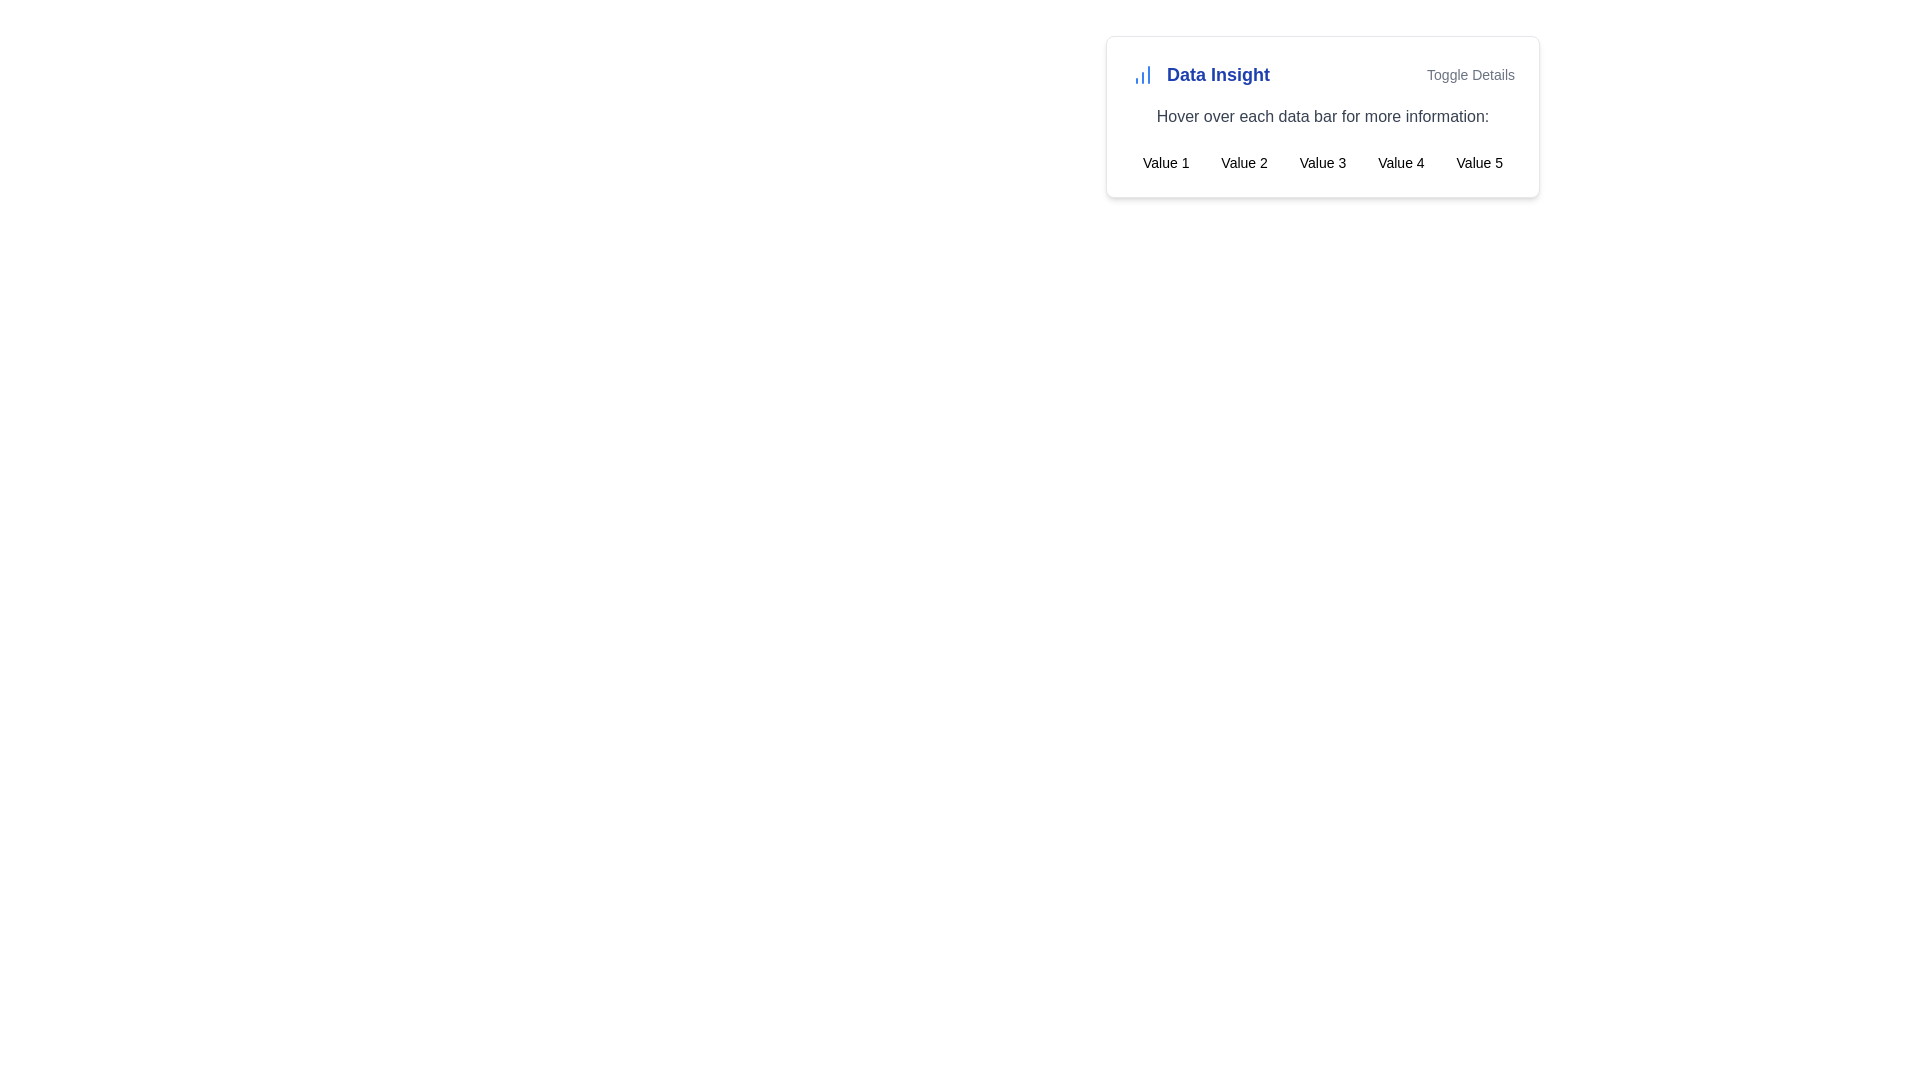 Image resolution: width=1920 pixels, height=1080 pixels. What do you see at coordinates (1323, 116) in the screenshot?
I see `the informational text displaying 'Hover over each data bar for more information:' which is gray in color and located above the grid of data points` at bounding box center [1323, 116].